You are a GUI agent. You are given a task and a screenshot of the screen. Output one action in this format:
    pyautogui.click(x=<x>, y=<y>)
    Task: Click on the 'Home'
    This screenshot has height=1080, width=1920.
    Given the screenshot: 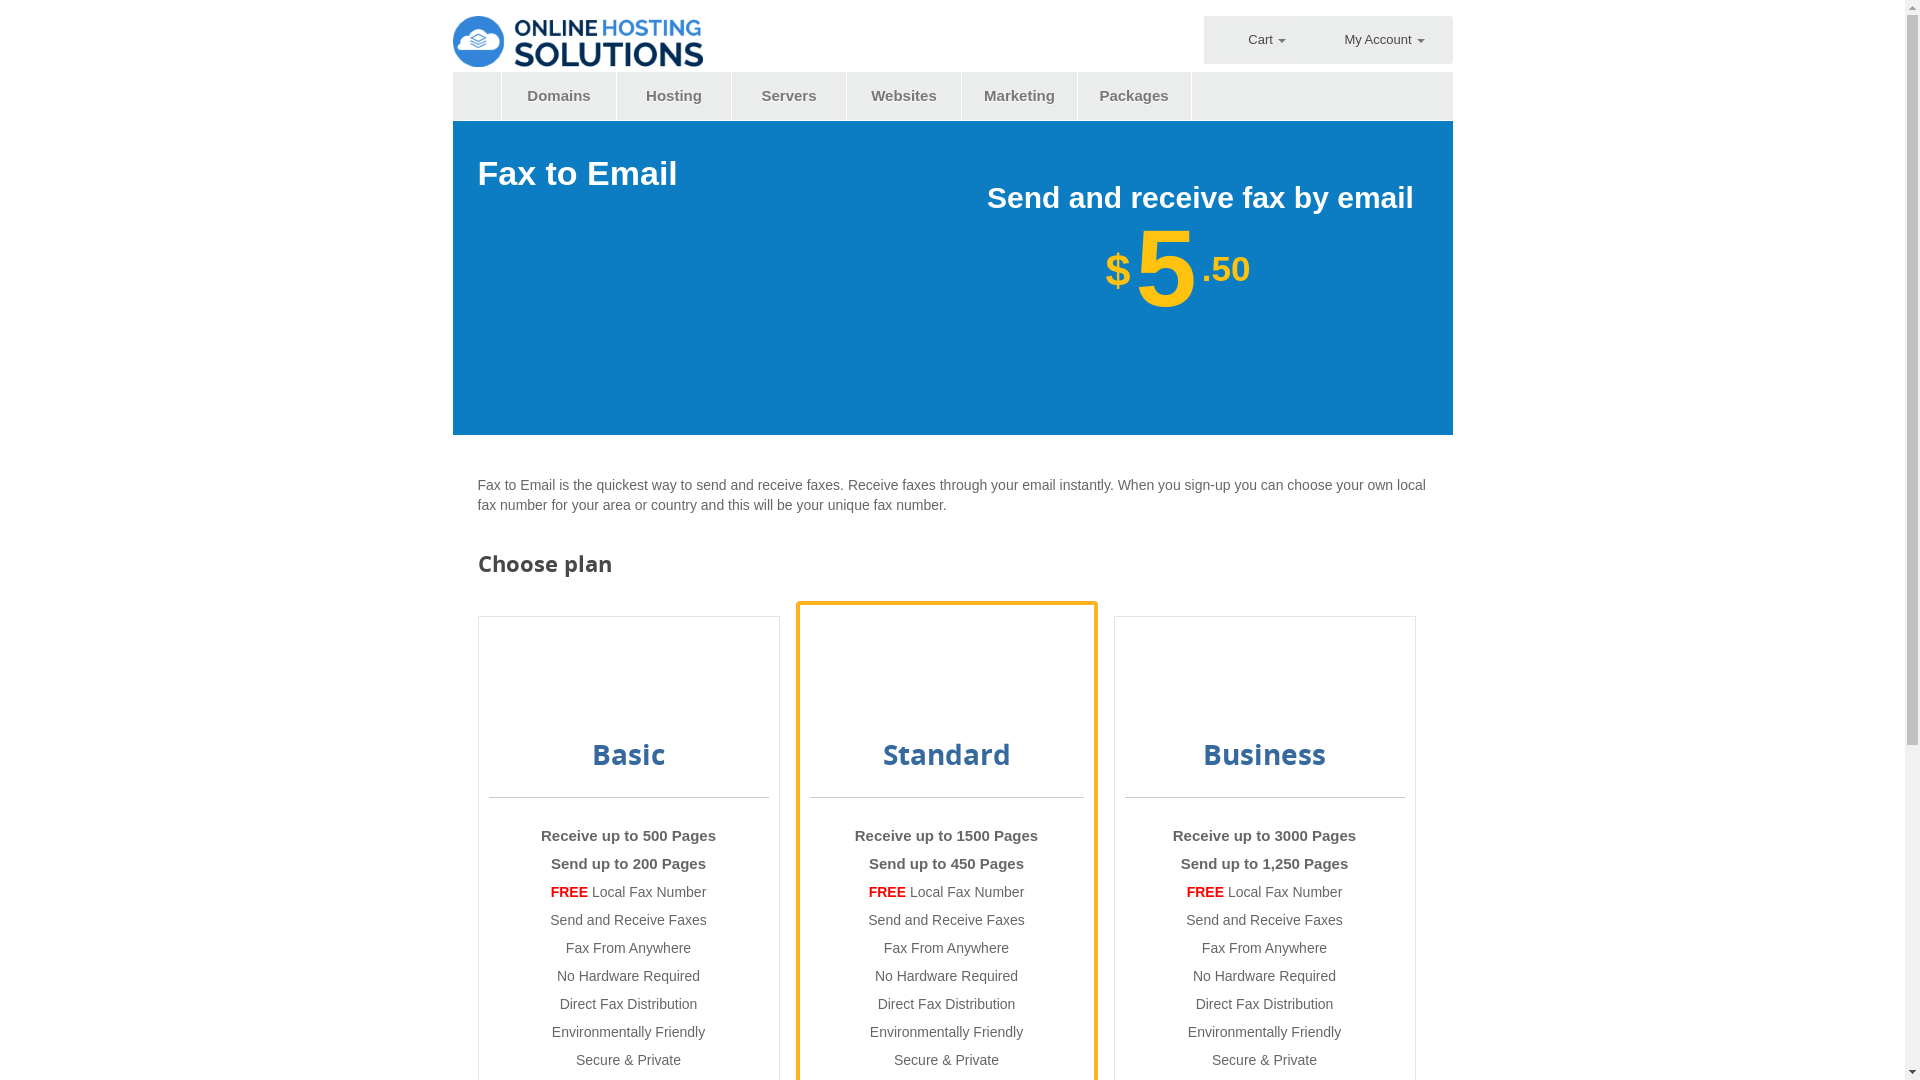 What is the action you would take?
    pyautogui.click(x=475, y=96)
    